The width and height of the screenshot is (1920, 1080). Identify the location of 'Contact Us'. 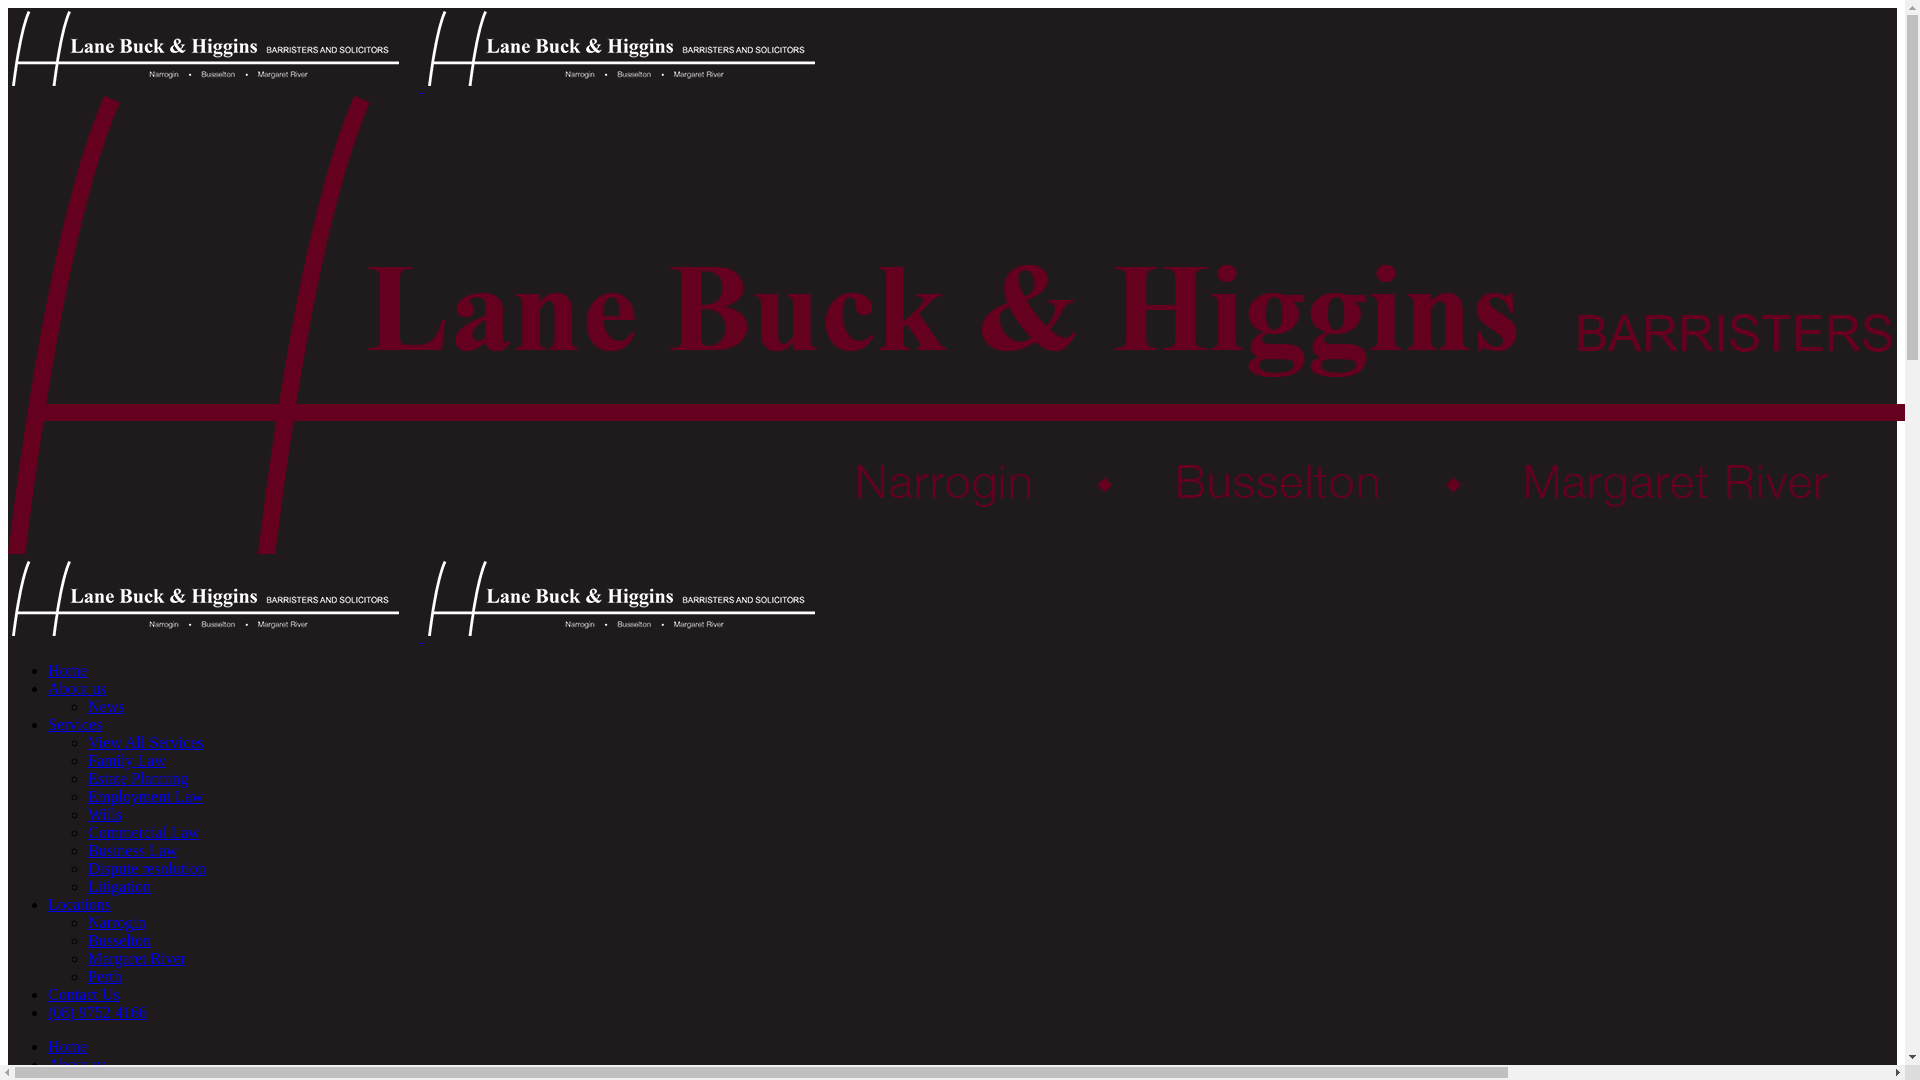
(48, 994).